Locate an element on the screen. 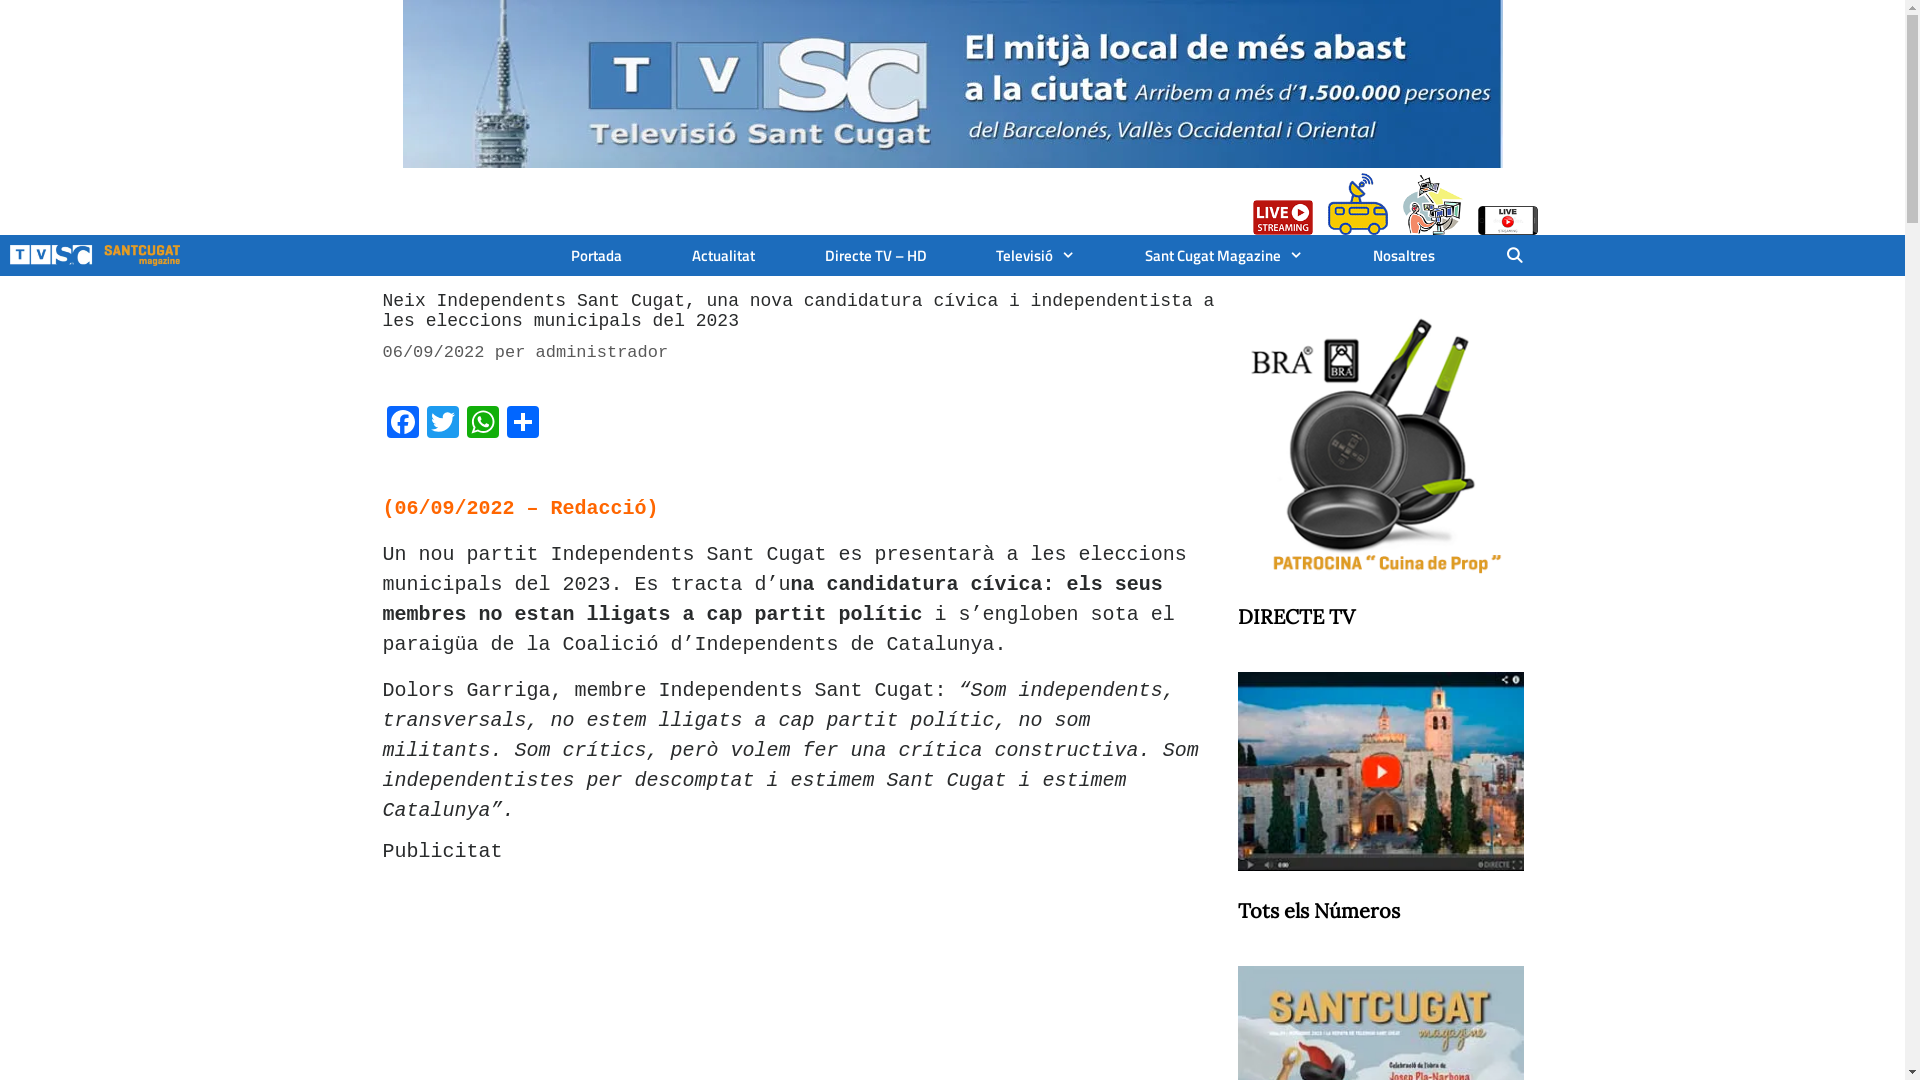  'Twitter' is located at coordinates (440, 424).